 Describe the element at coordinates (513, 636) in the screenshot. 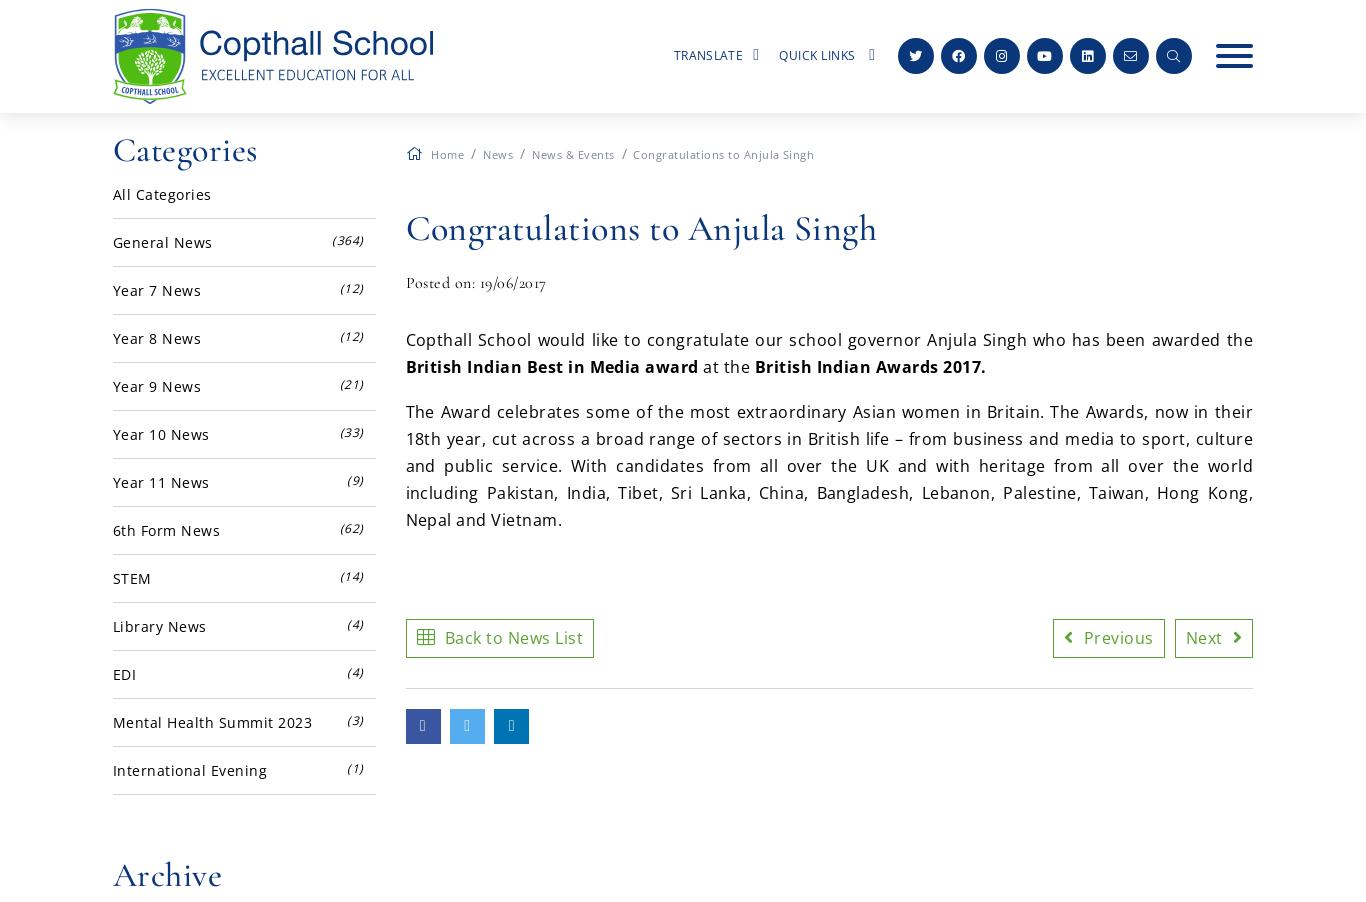

I see `'Back to News List'` at that location.